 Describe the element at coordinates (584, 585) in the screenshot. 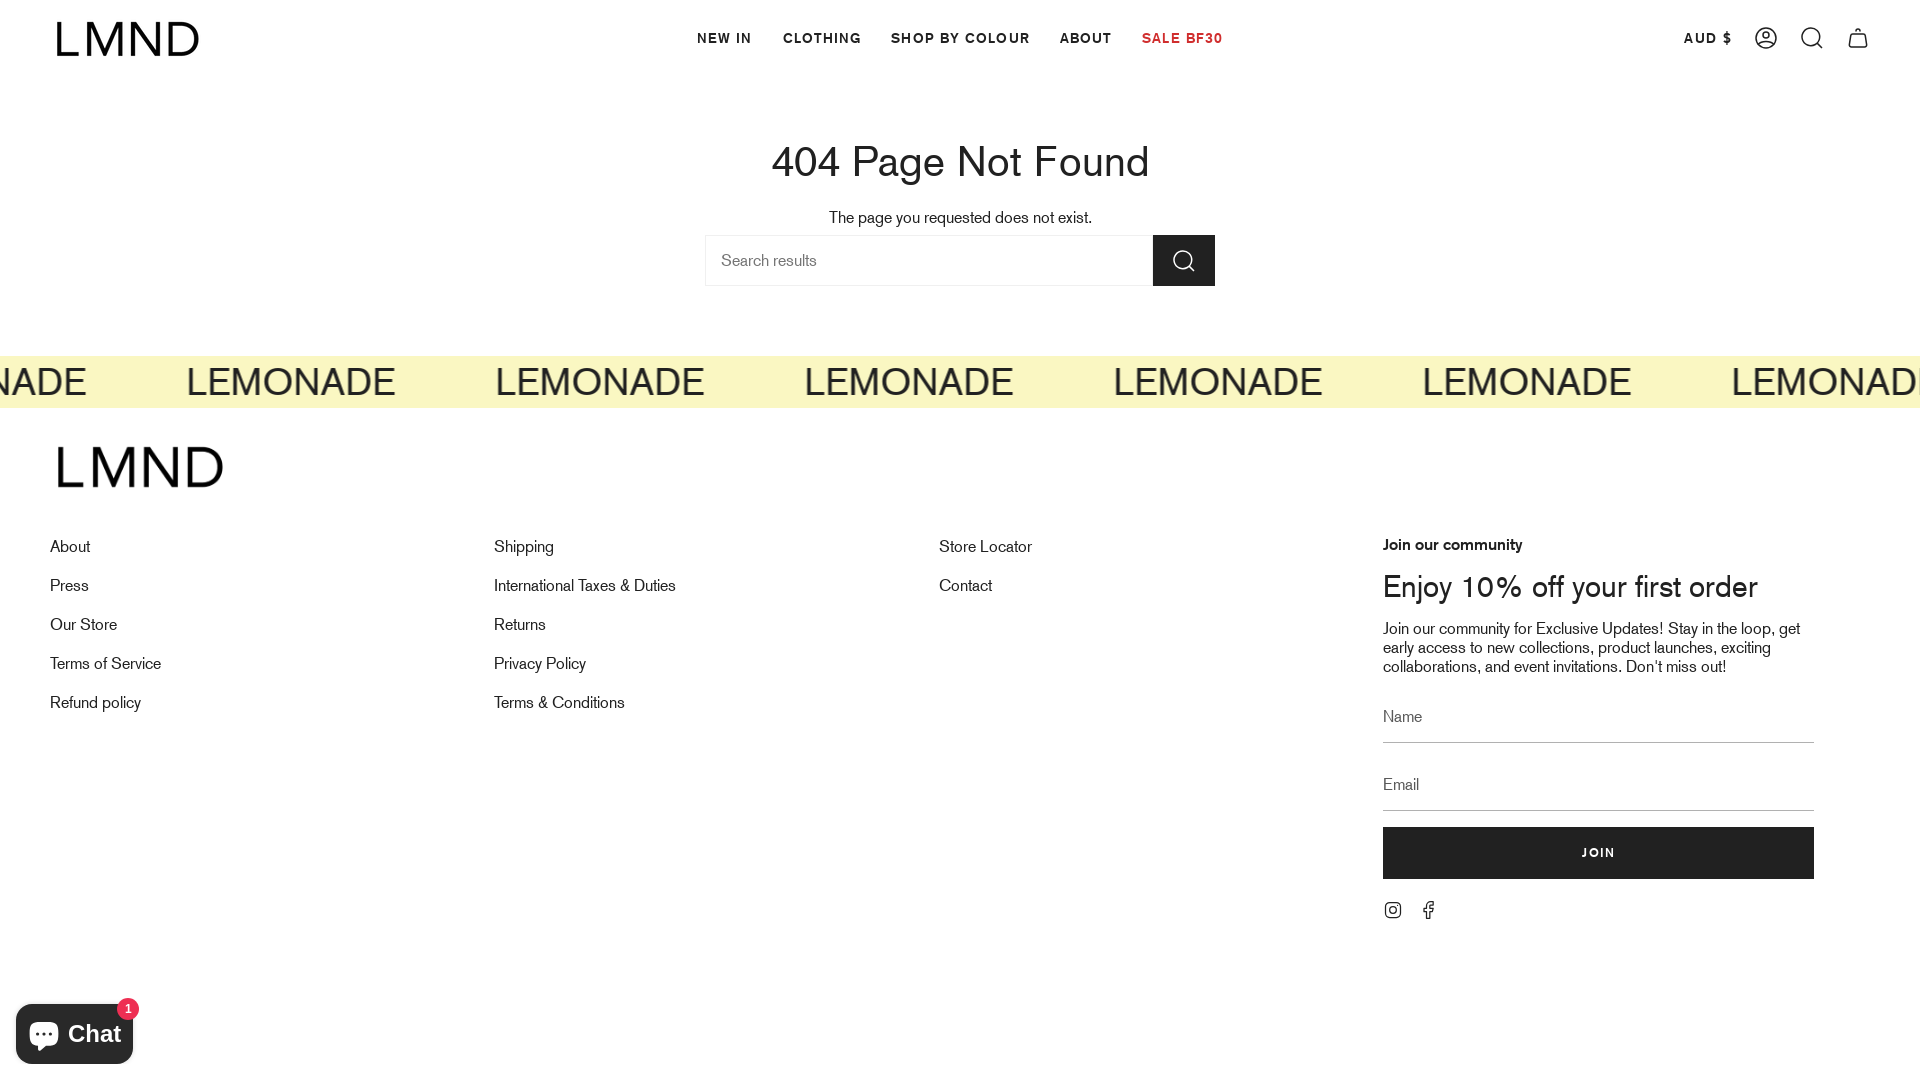

I see `'International Taxes & Duties'` at that location.